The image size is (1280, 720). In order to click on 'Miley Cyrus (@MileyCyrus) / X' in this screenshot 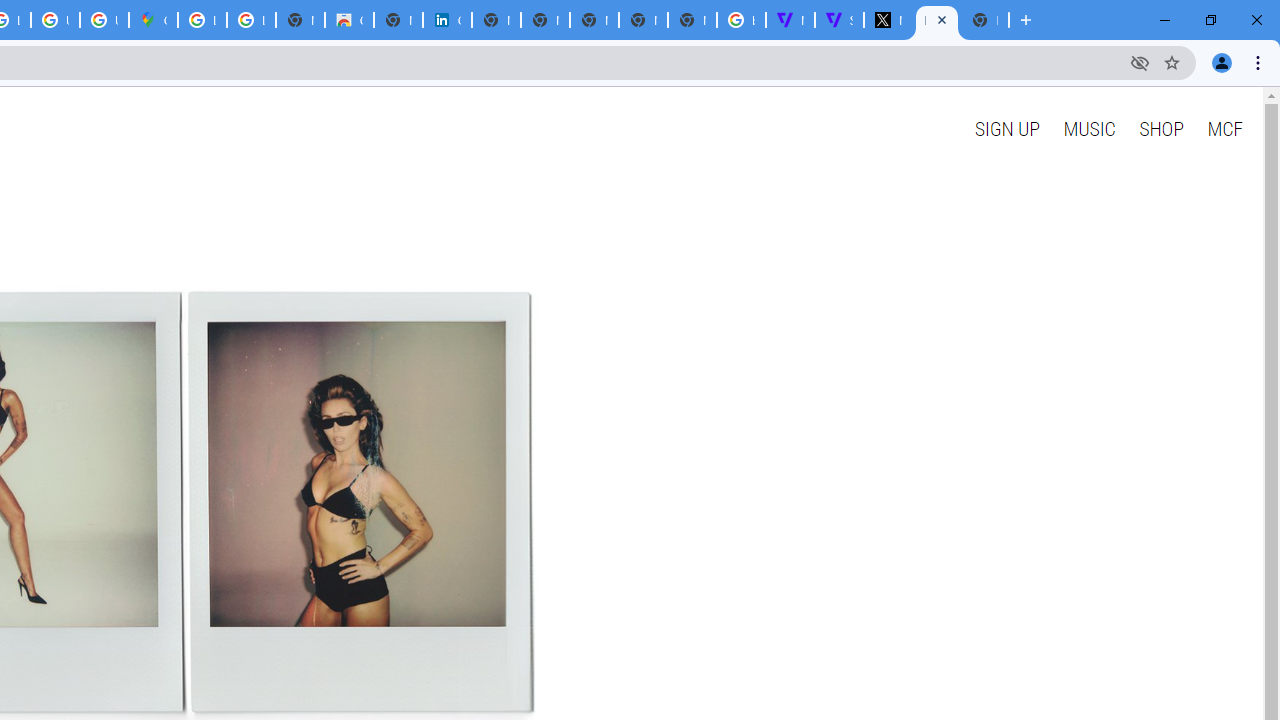, I will do `click(887, 20)`.